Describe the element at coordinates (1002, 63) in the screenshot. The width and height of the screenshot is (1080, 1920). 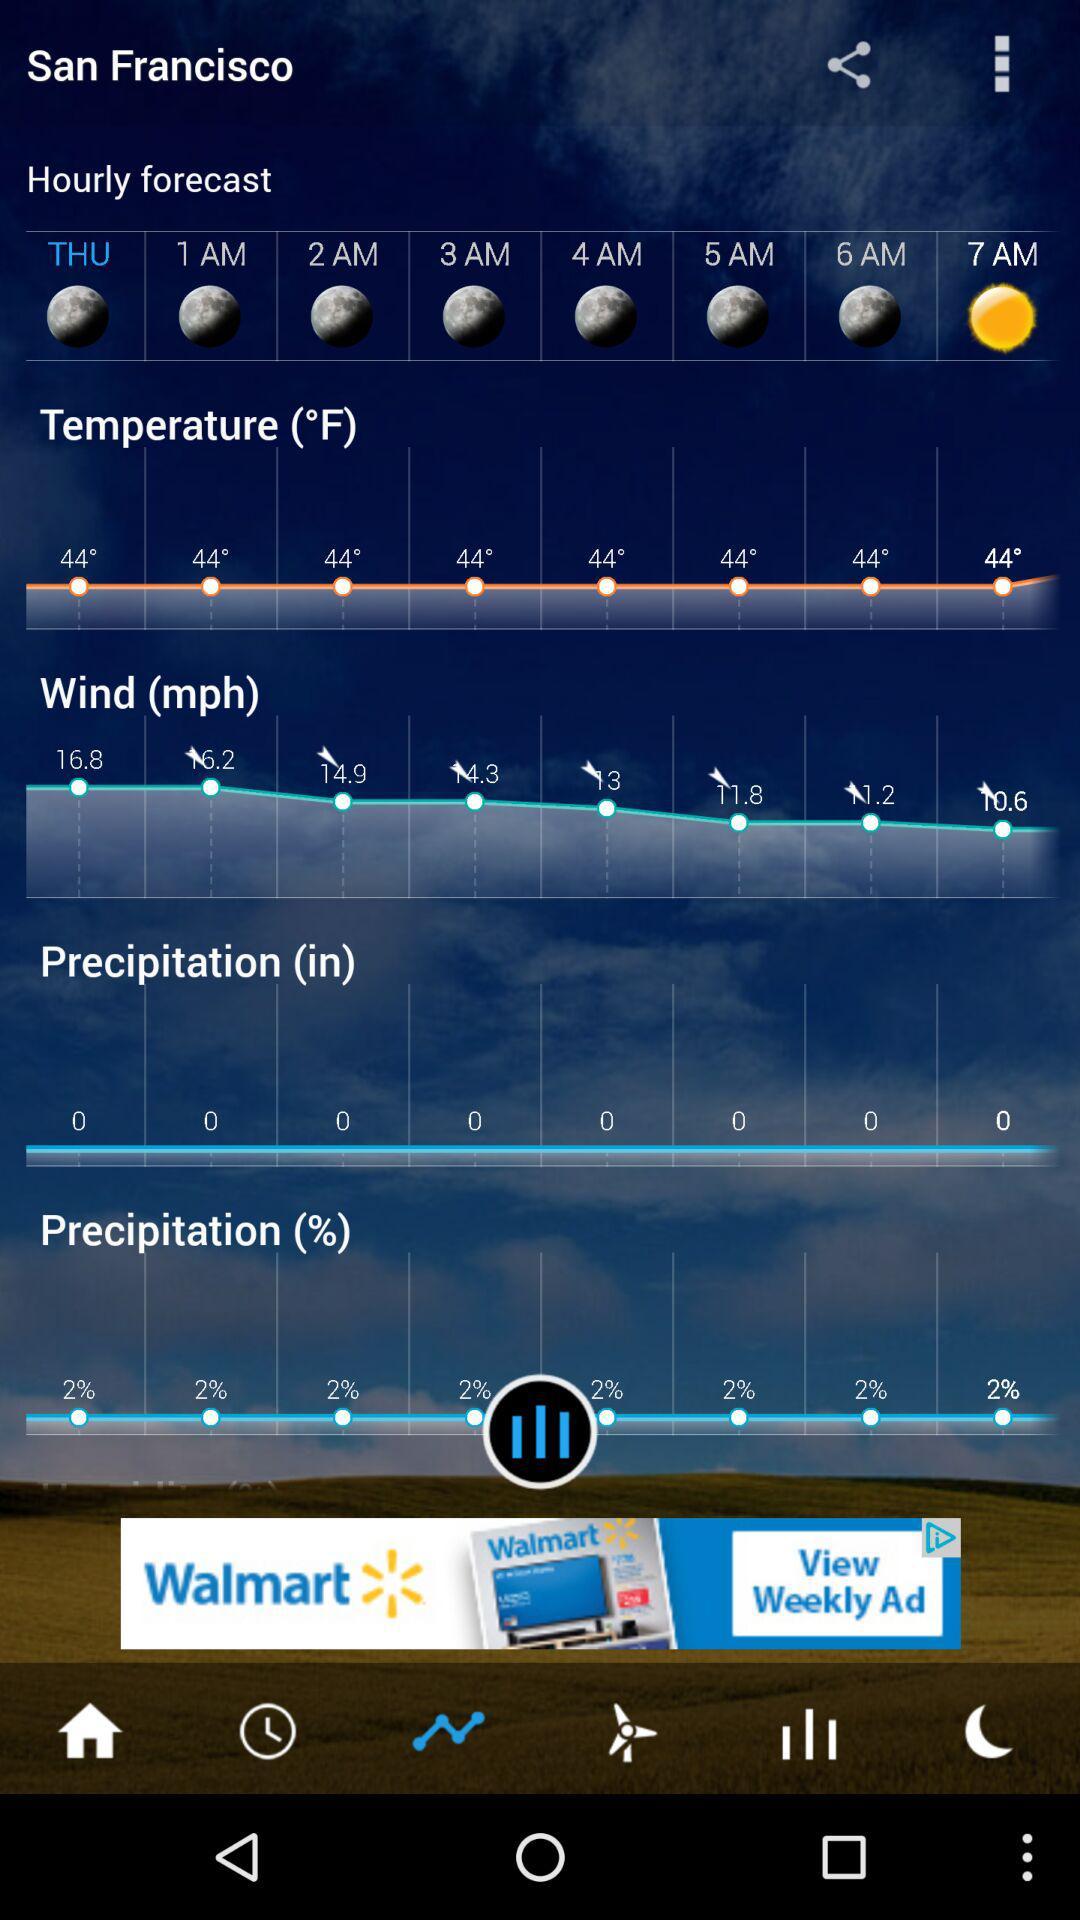
I see `open menu` at that location.